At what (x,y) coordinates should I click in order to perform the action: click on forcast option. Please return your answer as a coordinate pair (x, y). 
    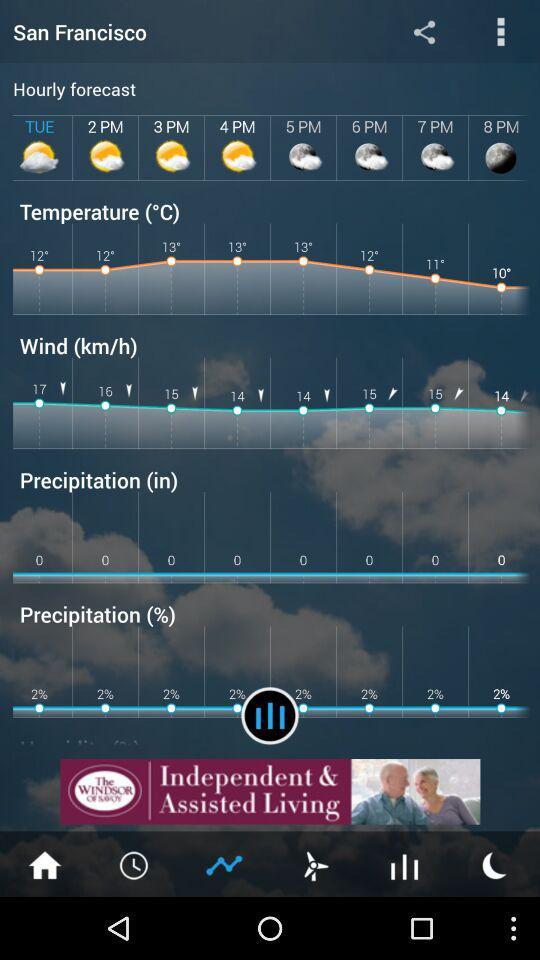
    Looking at the image, I should click on (405, 863).